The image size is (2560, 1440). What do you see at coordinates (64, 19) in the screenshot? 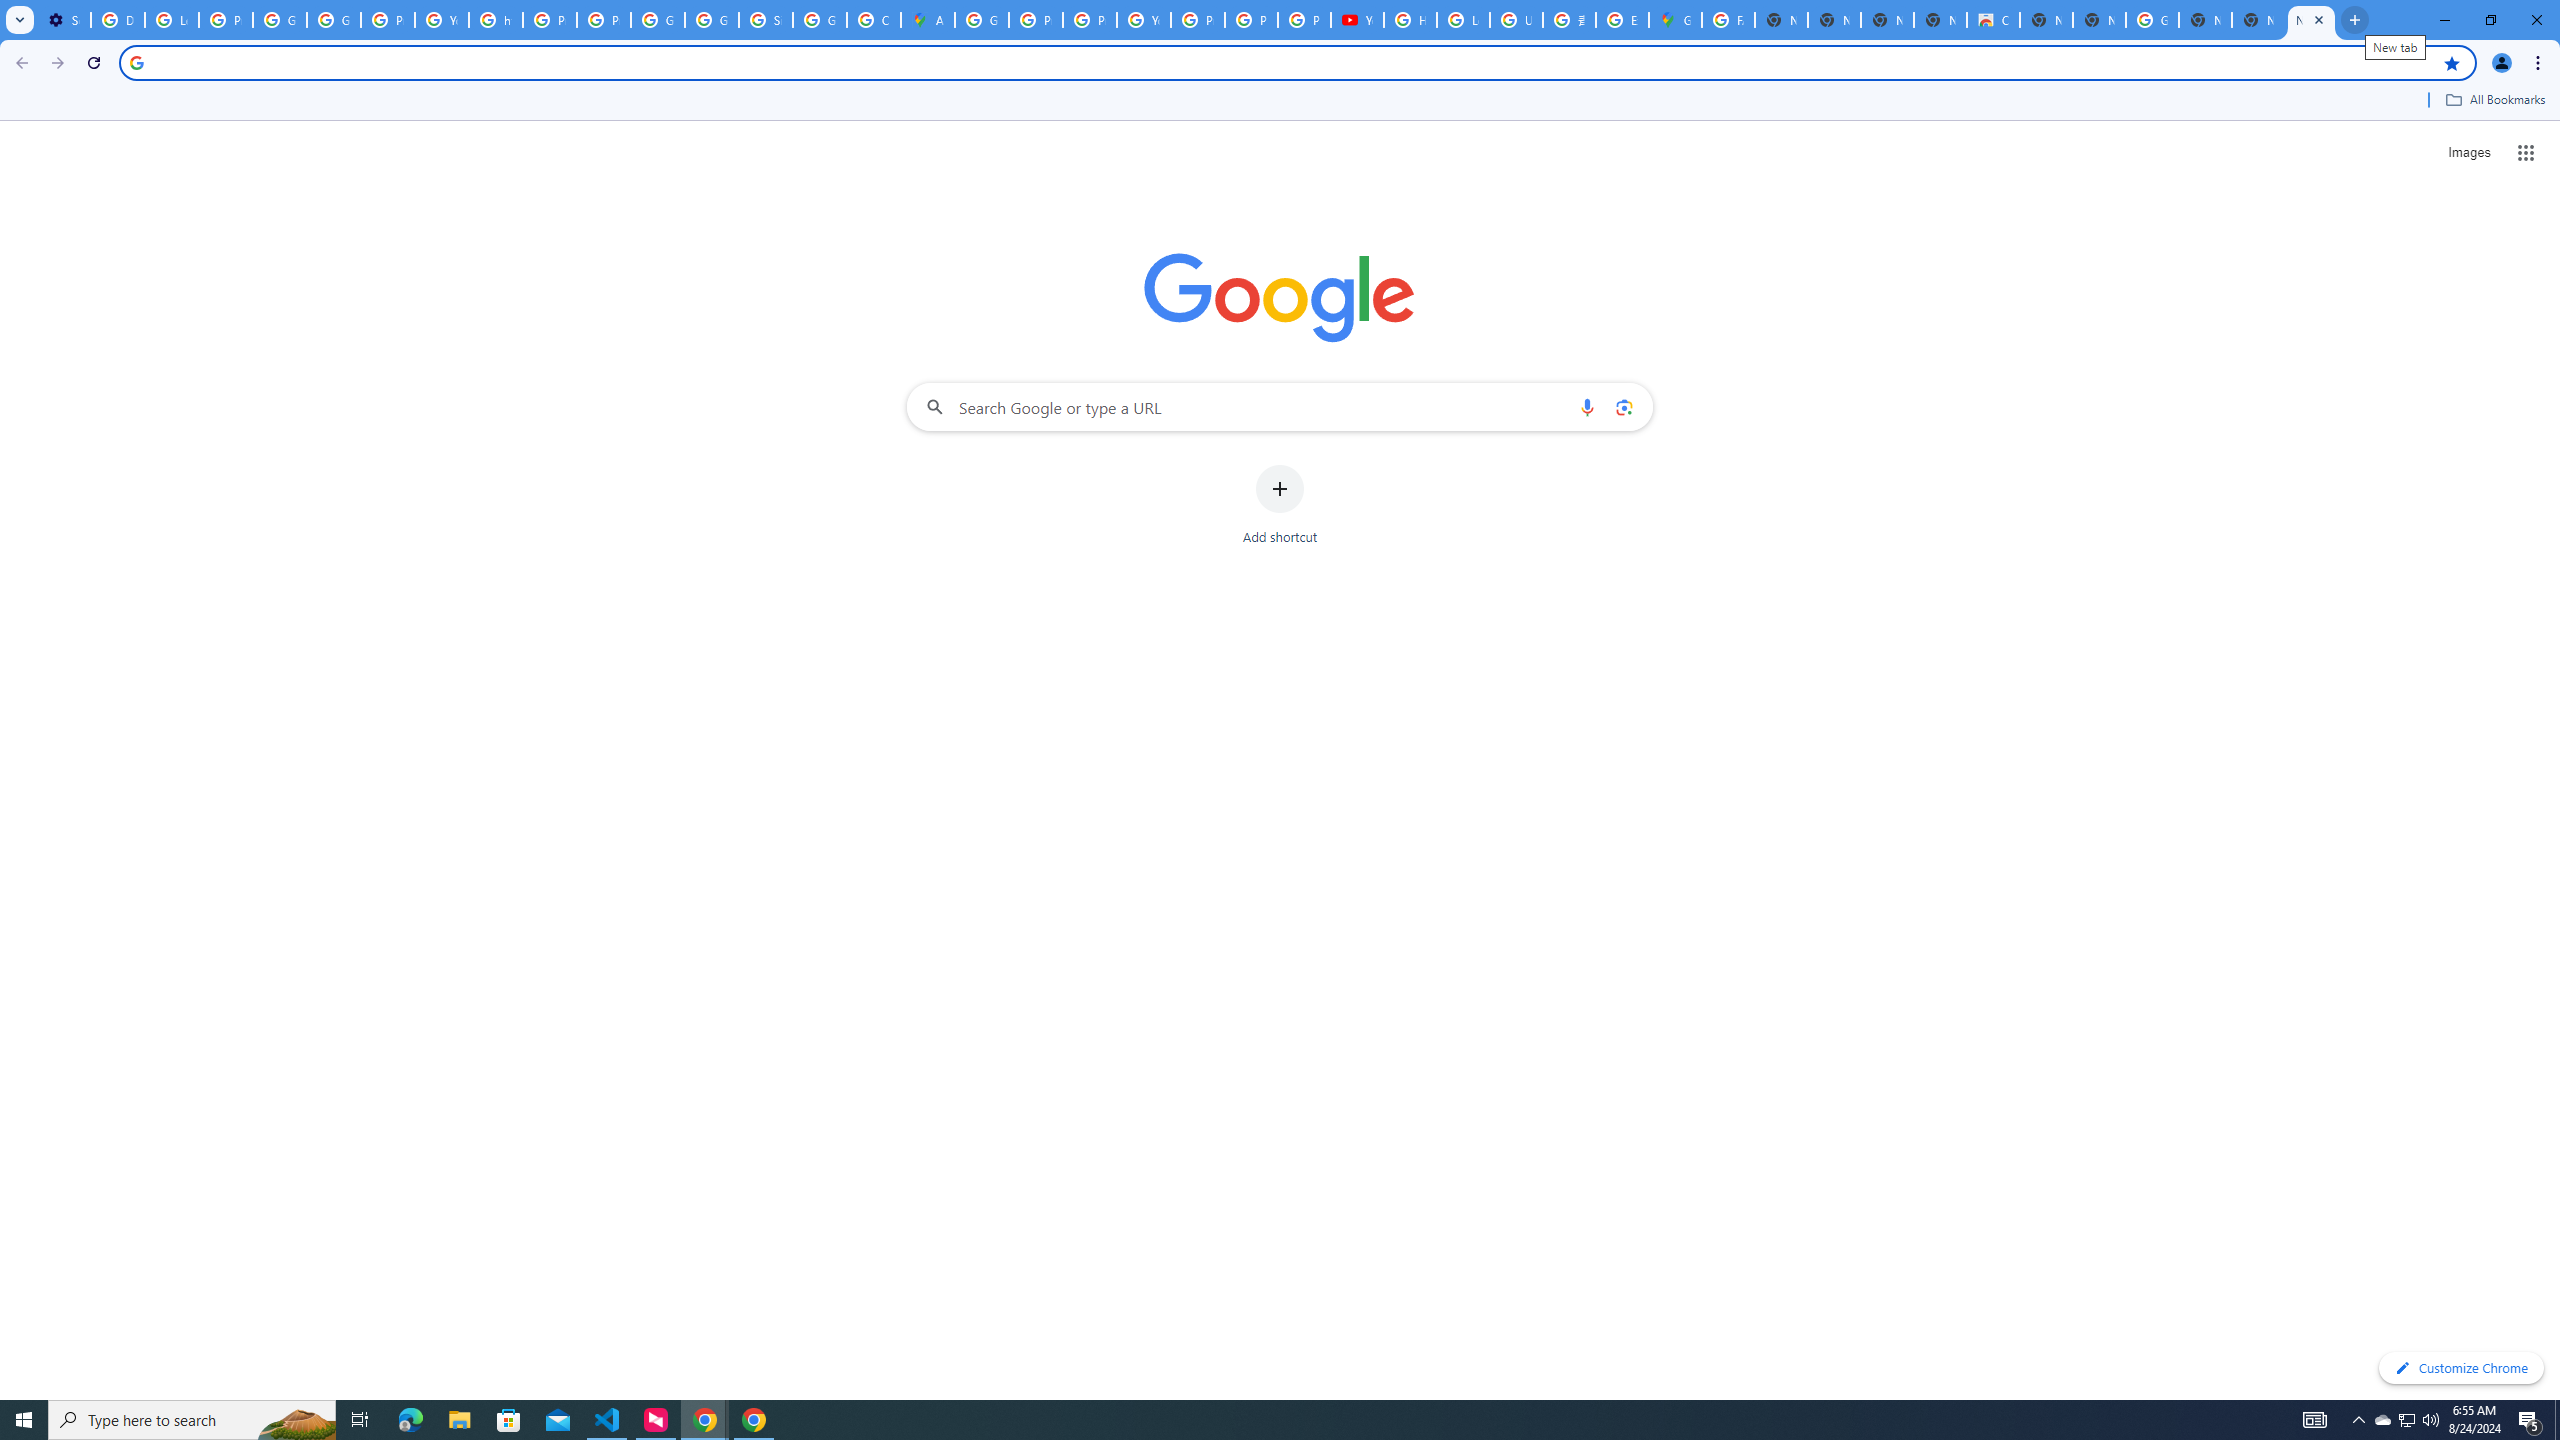
I see `'Settings - On startup'` at bounding box center [64, 19].